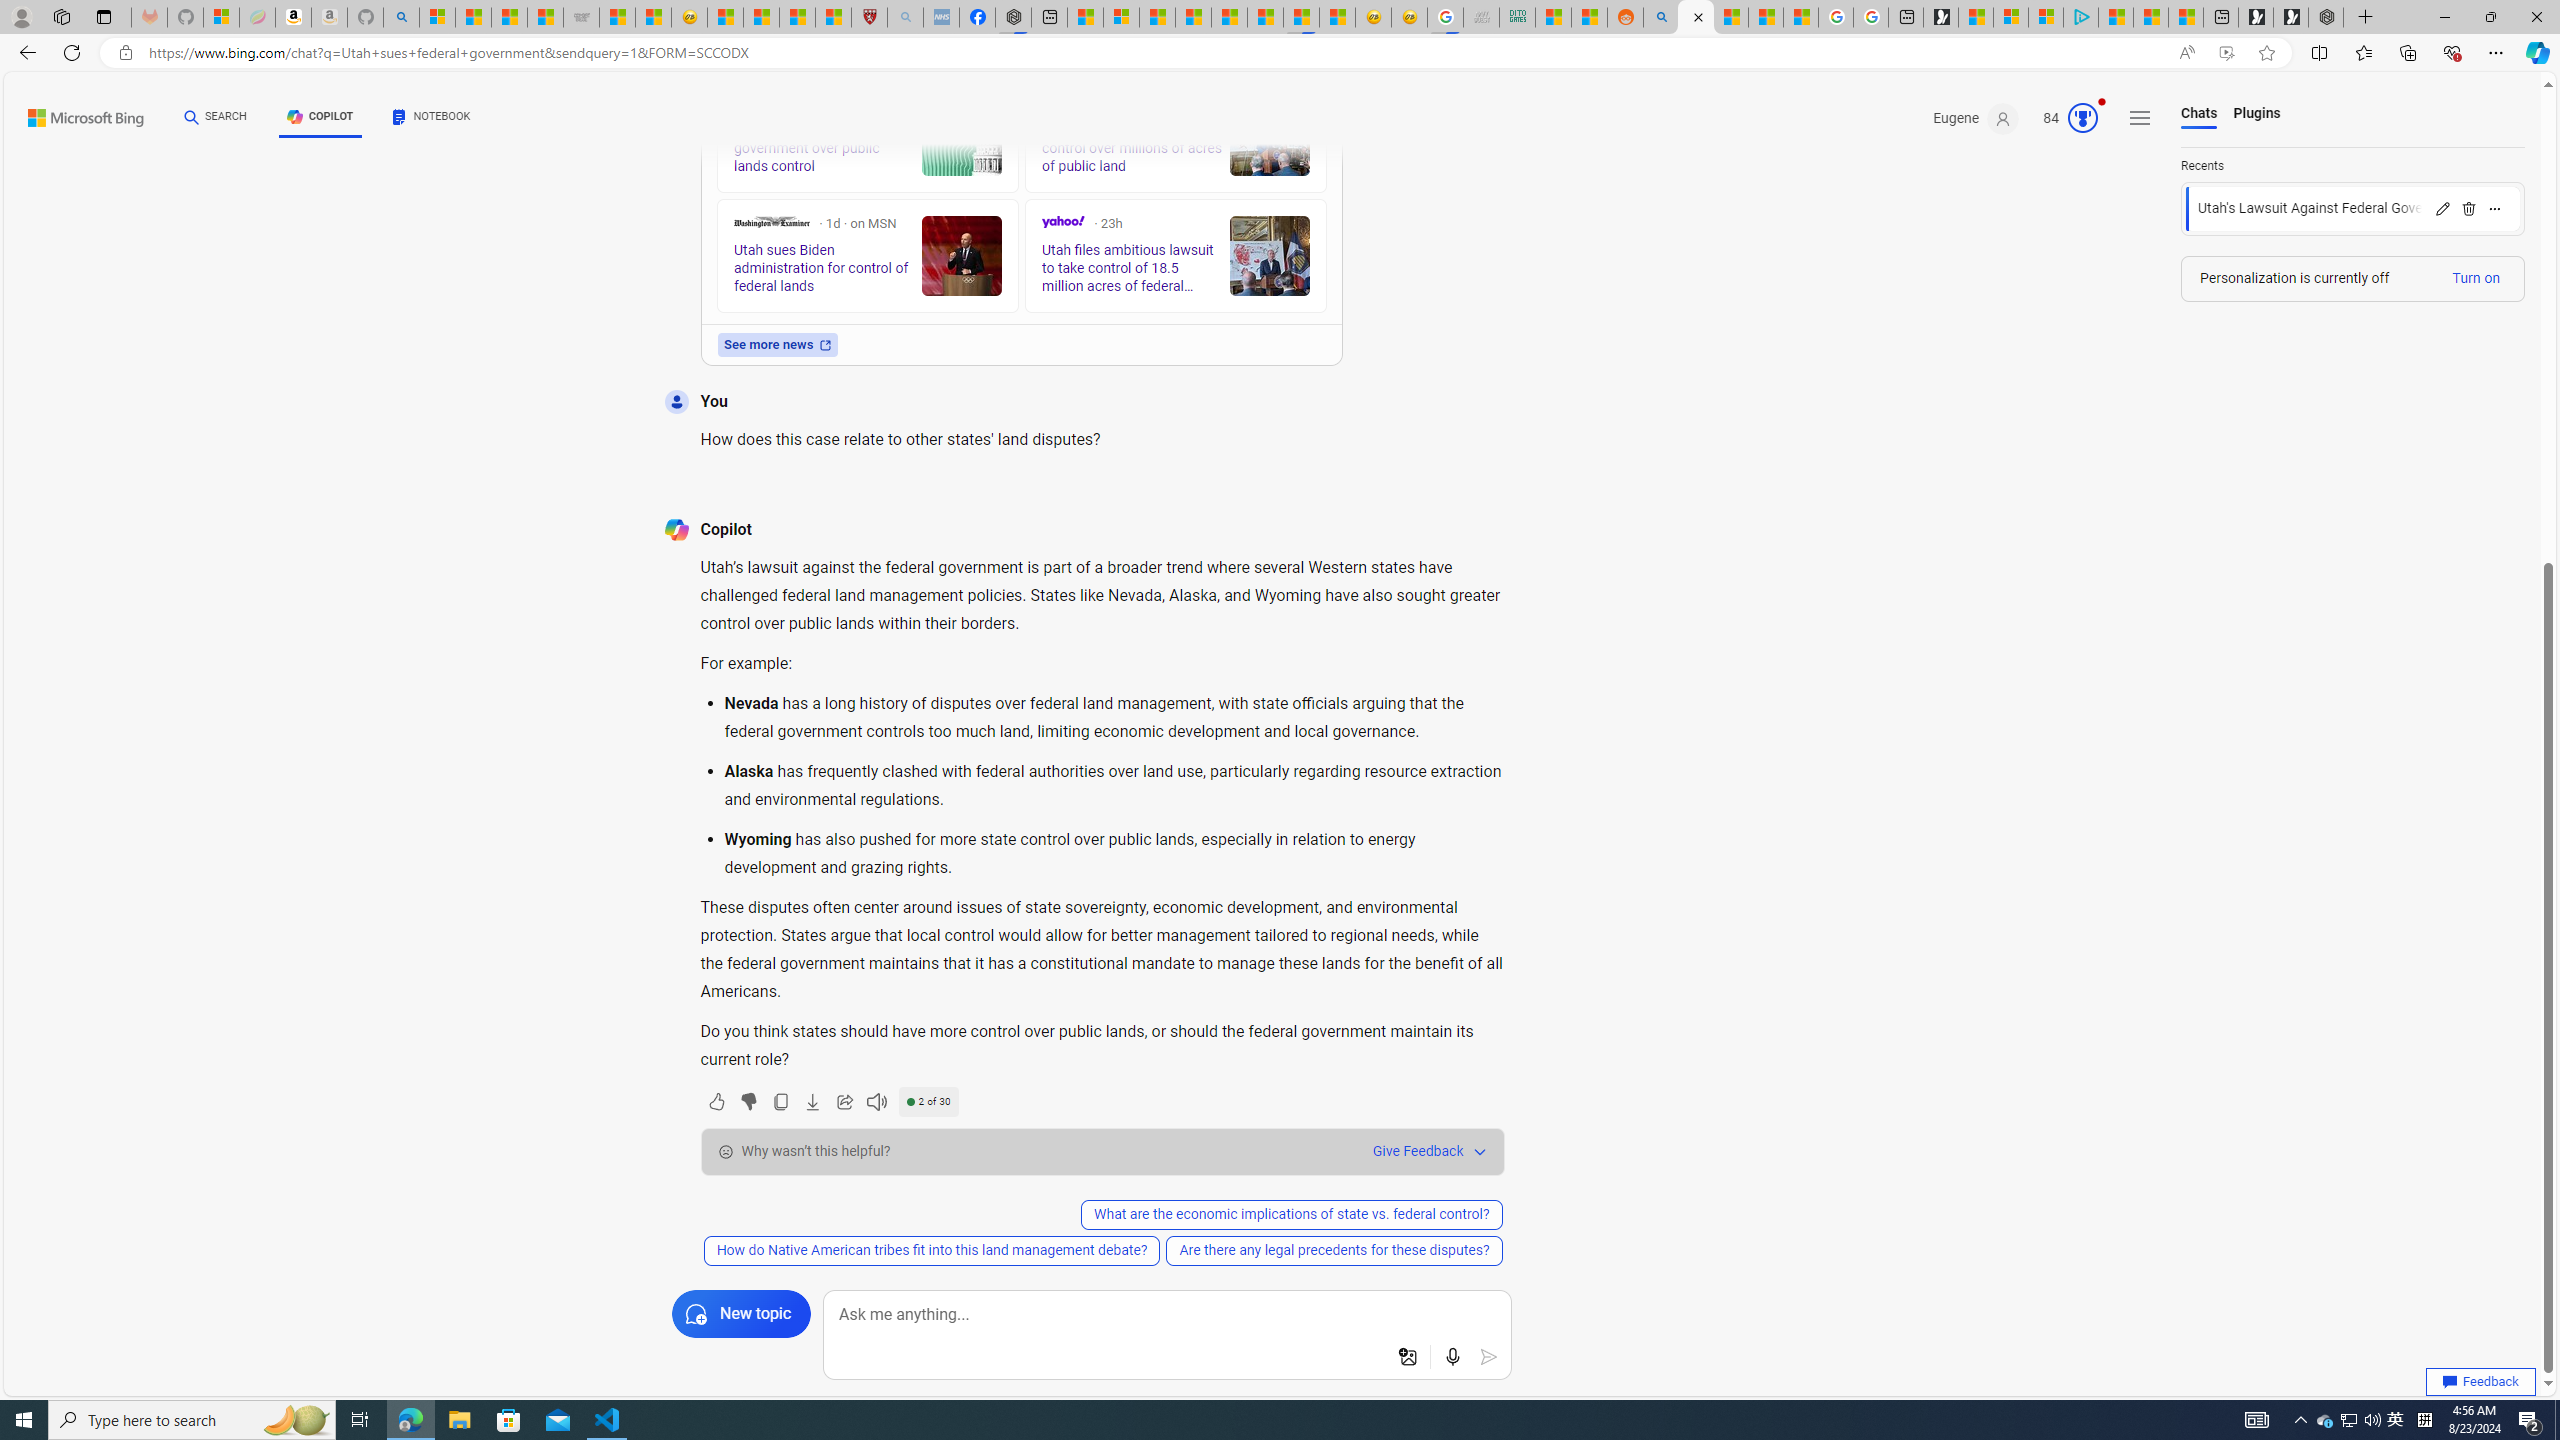 This screenshot has height=1440, width=2560. I want to click on 'New topic', so click(741, 1313).